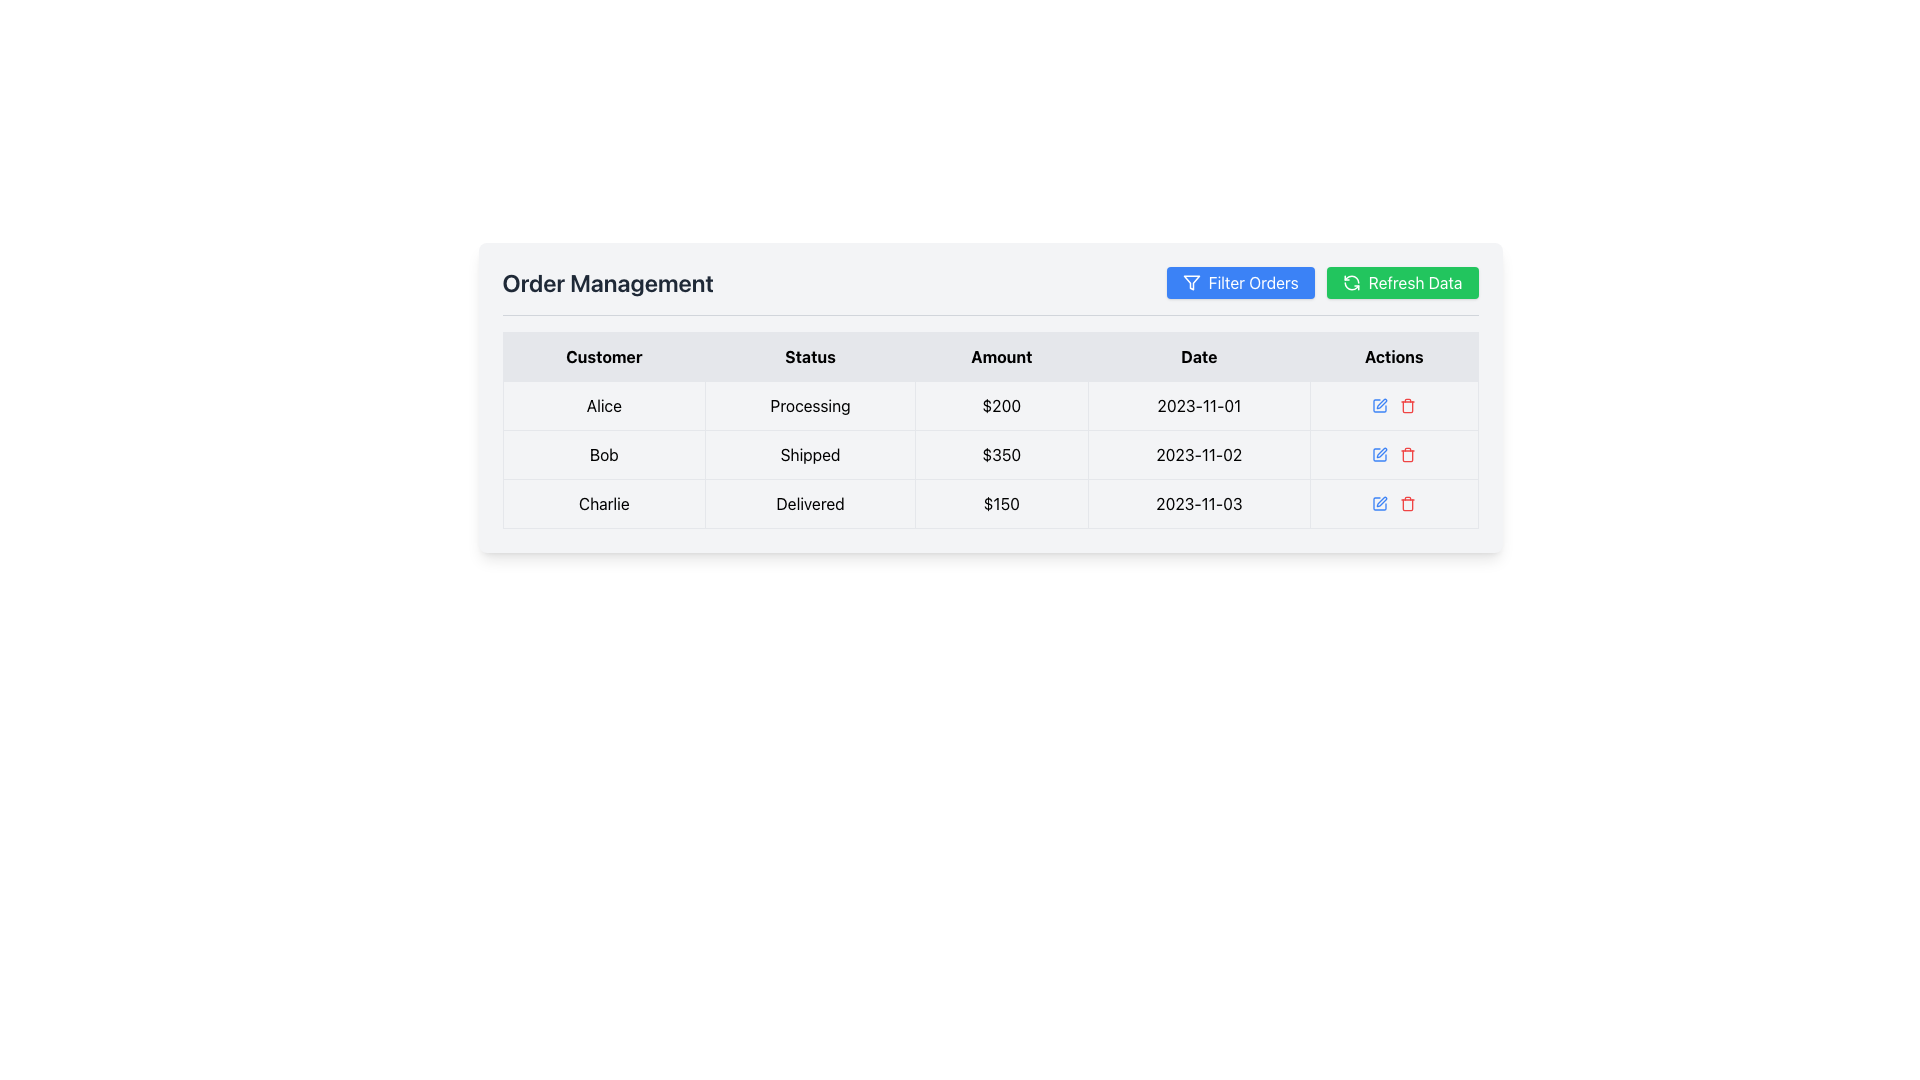 Image resolution: width=1920 pixels, height=1080 pixels. Describe the element at coordinates (1001, 356) in the screenshot. I see `the 'Amount' text label that is bold and centered within a light gray background, positioned as the third header in a table row between 'Status' and 'Date'` at that location.